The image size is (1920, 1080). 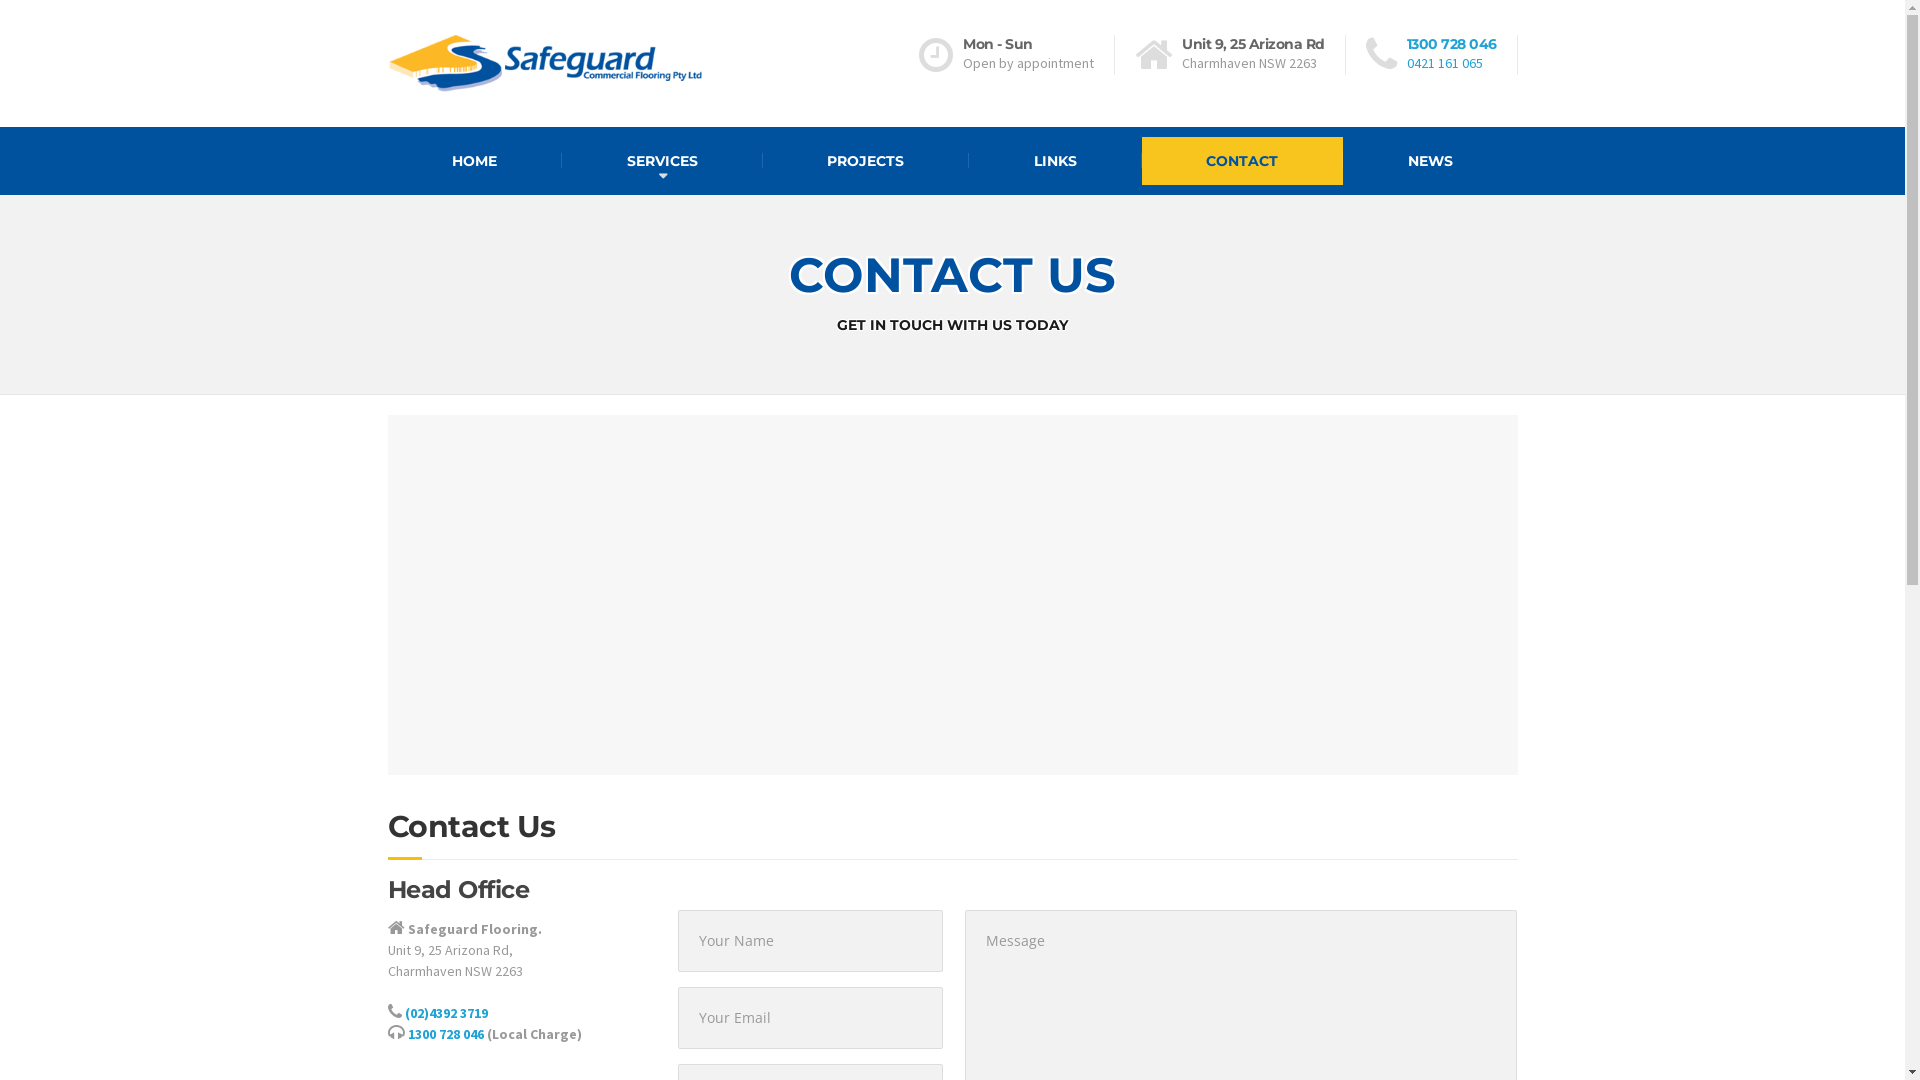 I want to click on '0421 161 065', so click(x=1444, y=61).